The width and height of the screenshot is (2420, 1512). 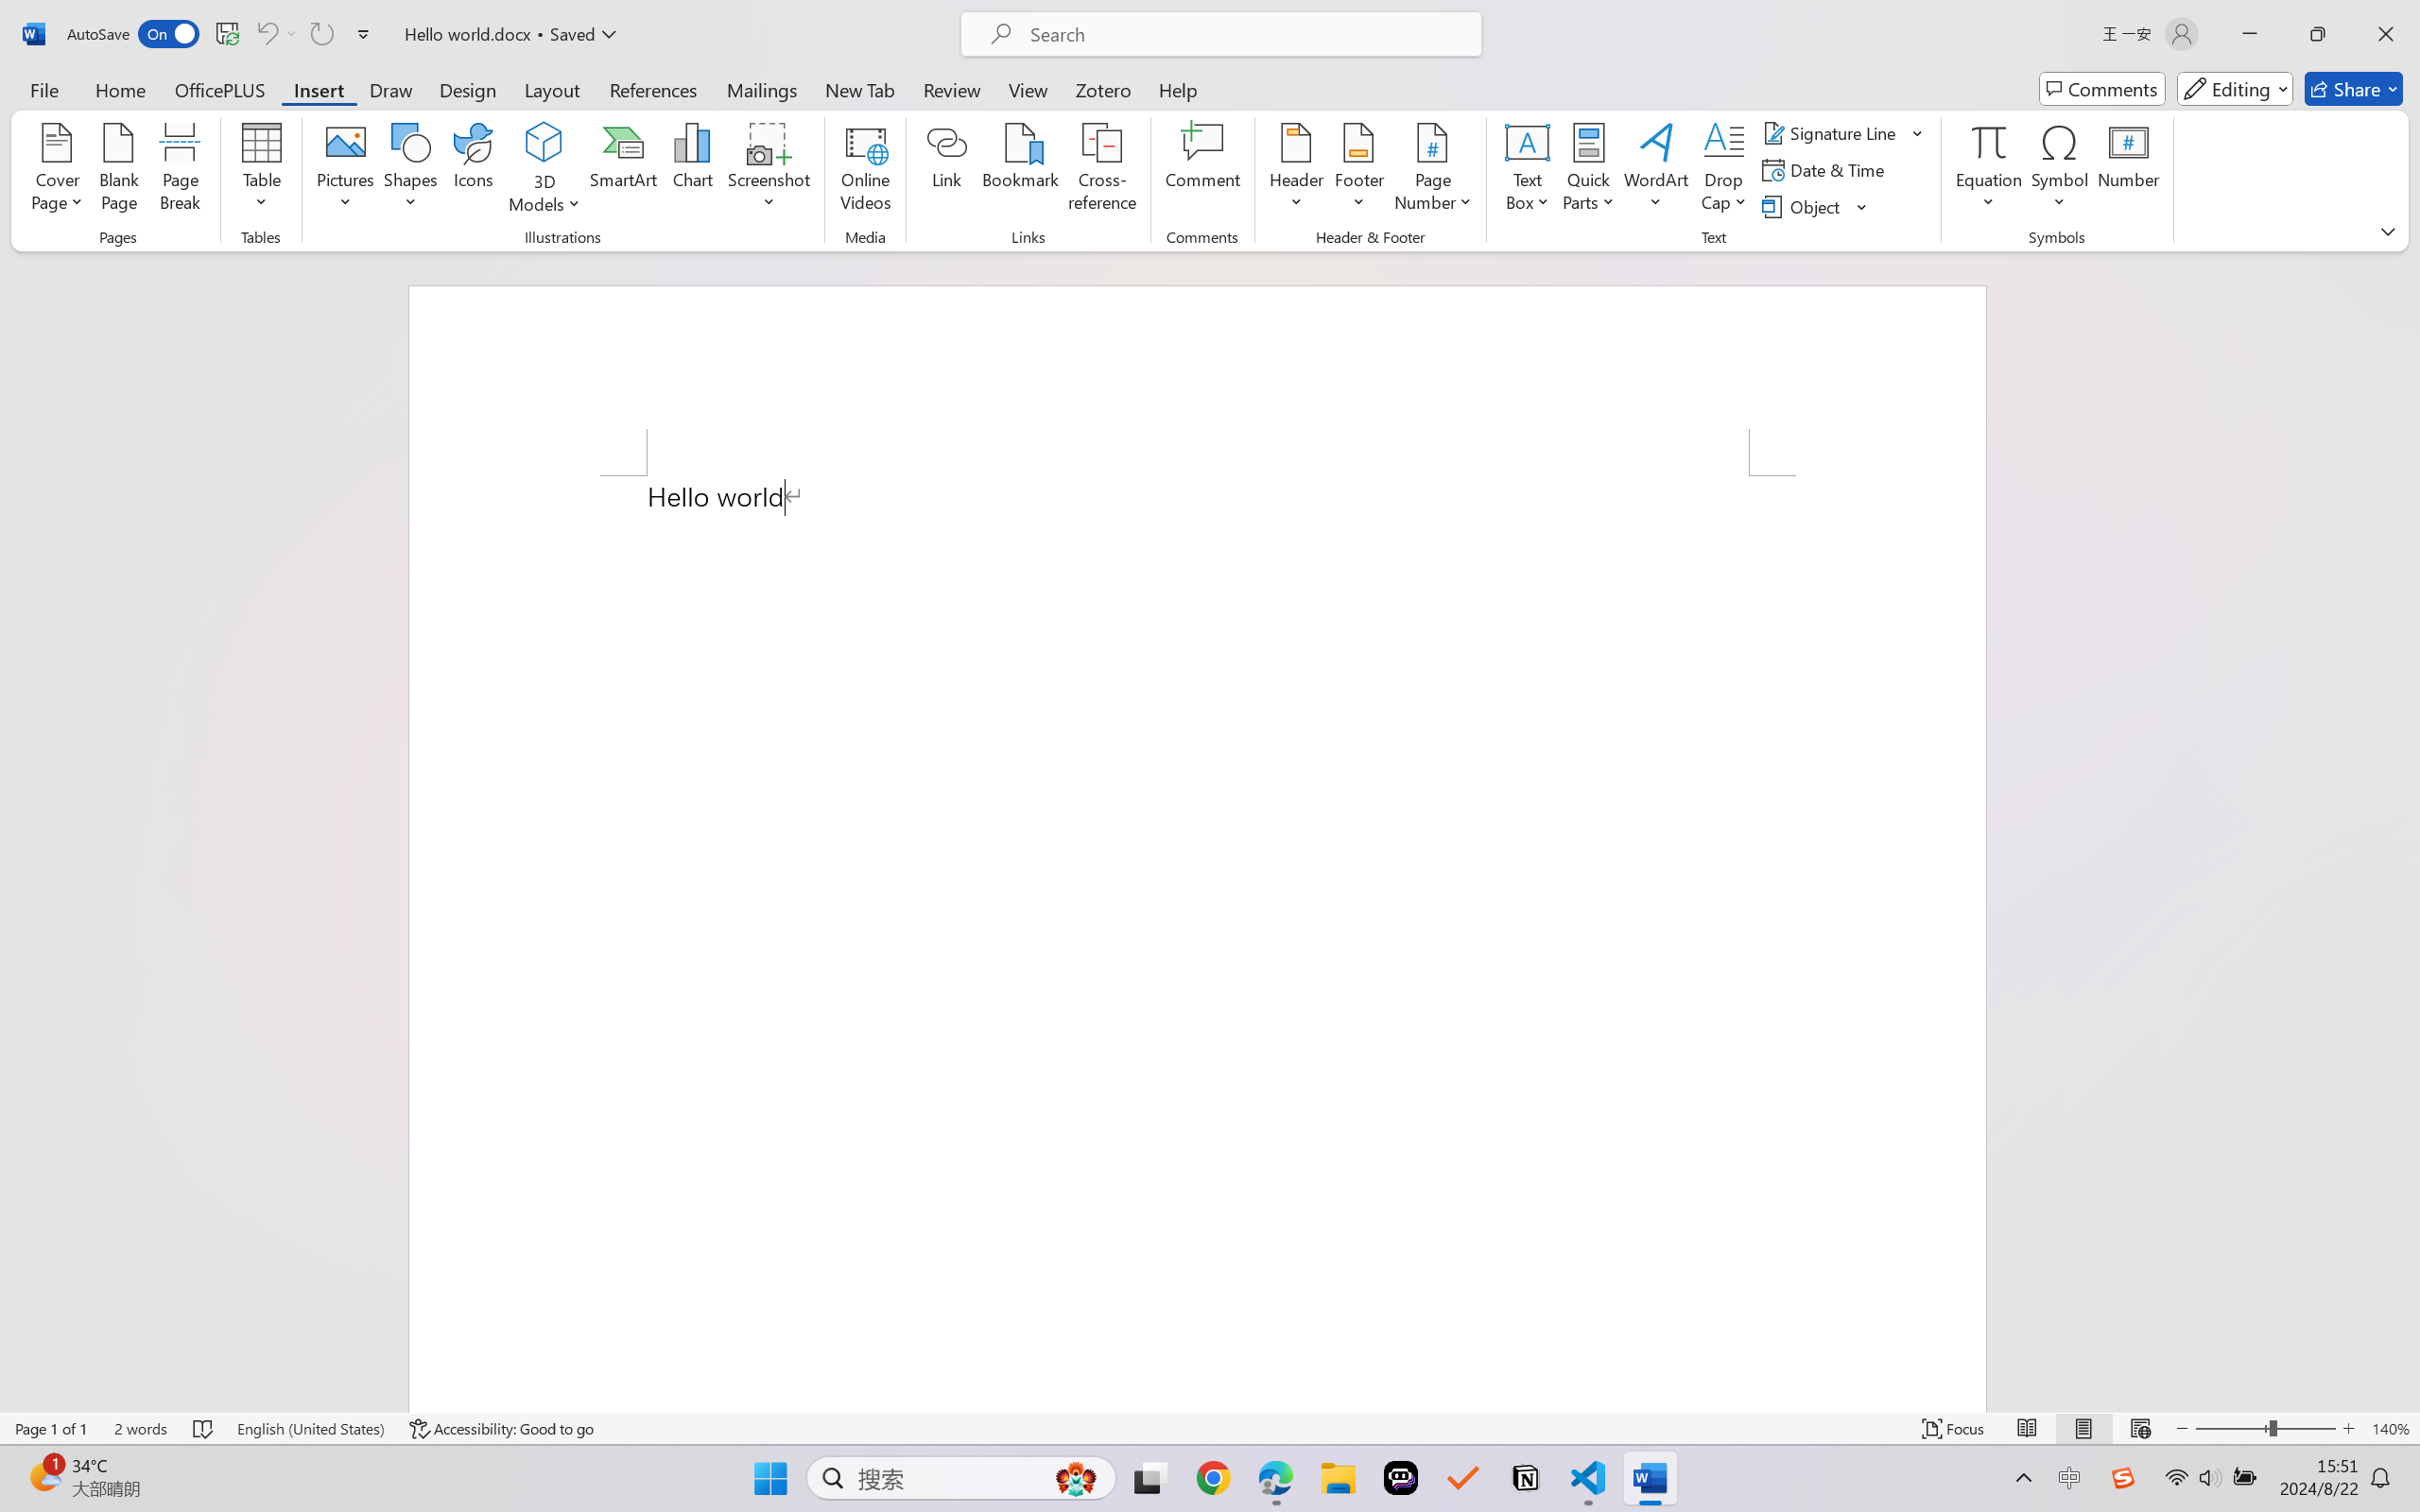 What do you see at coordinates (1432, 170) in the screenshot?
I see `'Page Number'` at bounding box center [1432, 170].